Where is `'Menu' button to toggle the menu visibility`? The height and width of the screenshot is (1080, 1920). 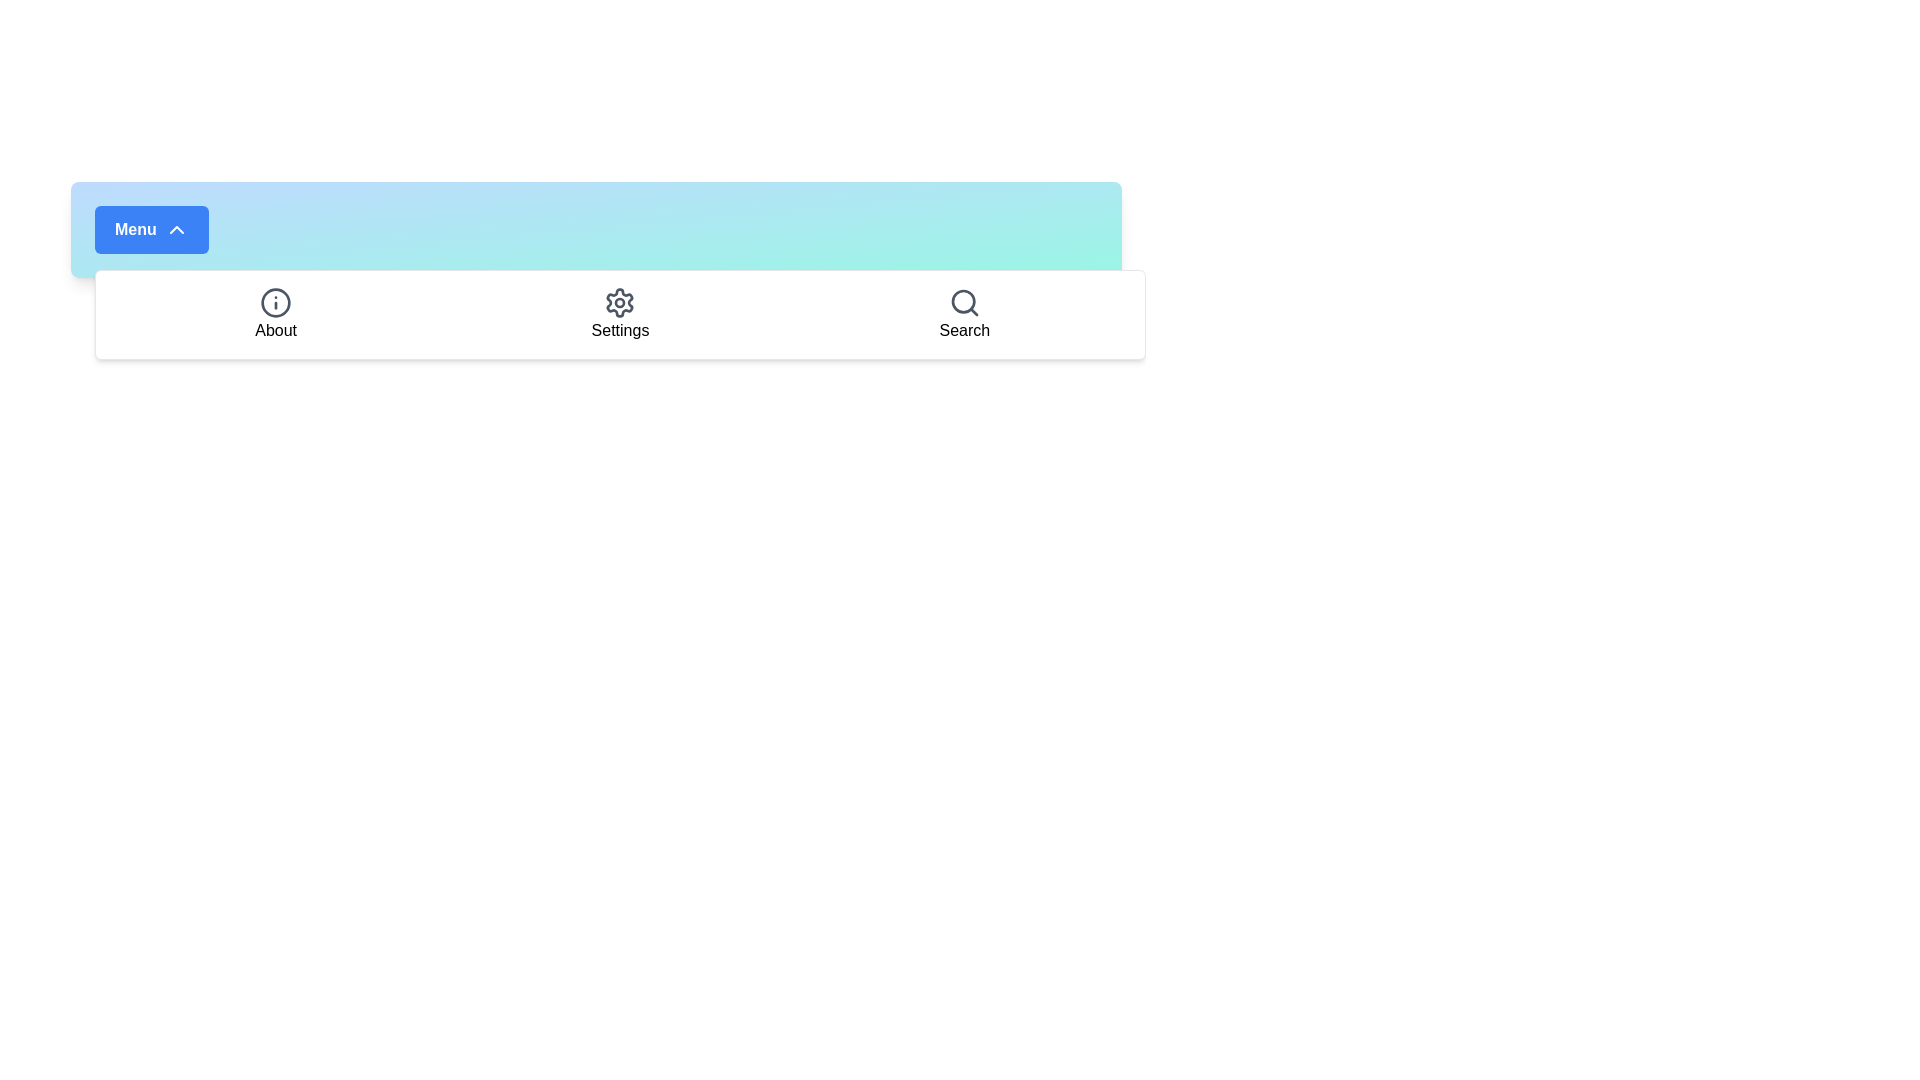 'Menu' button to toggle the menu visibility is located at coordinates (149, 229).